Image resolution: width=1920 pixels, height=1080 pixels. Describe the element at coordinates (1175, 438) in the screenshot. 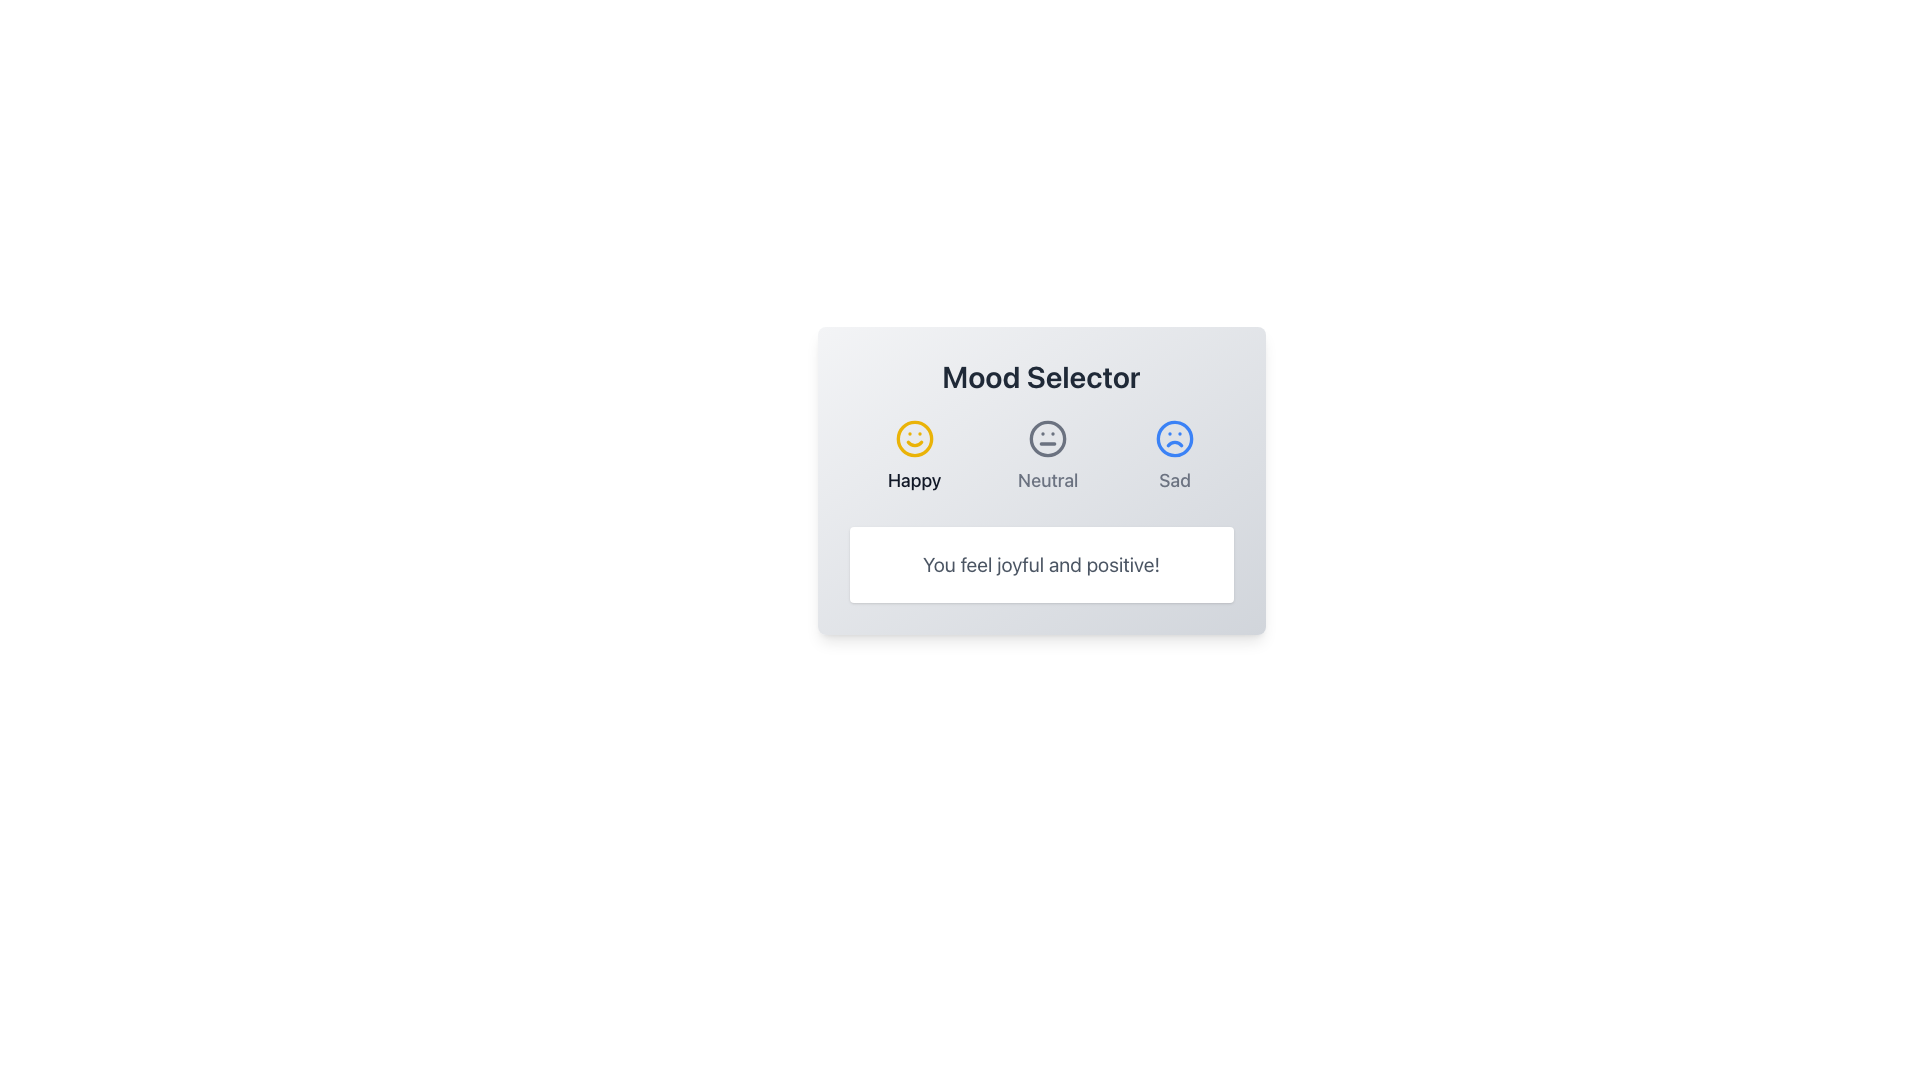

I see `the outermost circular boundary of the 'Sad' face icon, which is the rightmost mood option in the selection card` at that location.